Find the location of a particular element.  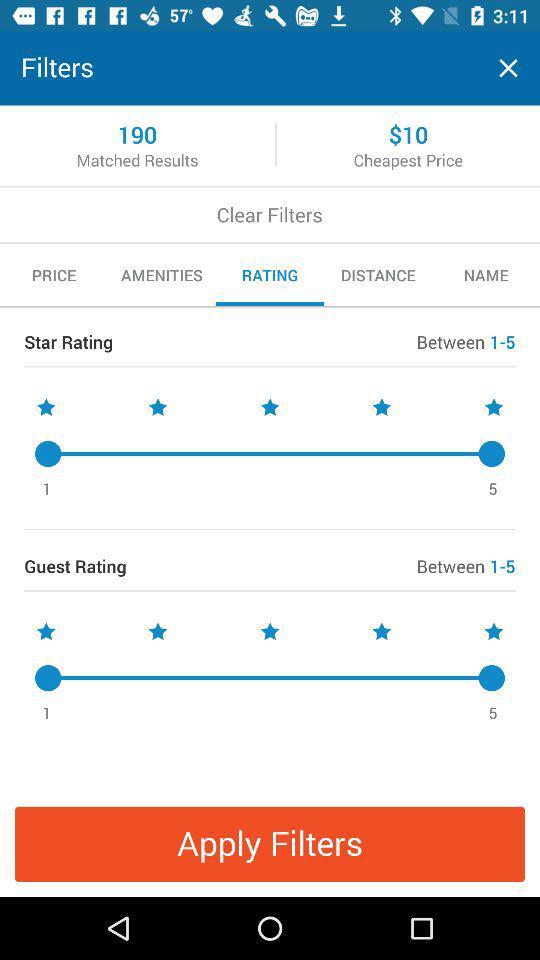

the icon to the right of rating item is located at coordinates (378, 274).